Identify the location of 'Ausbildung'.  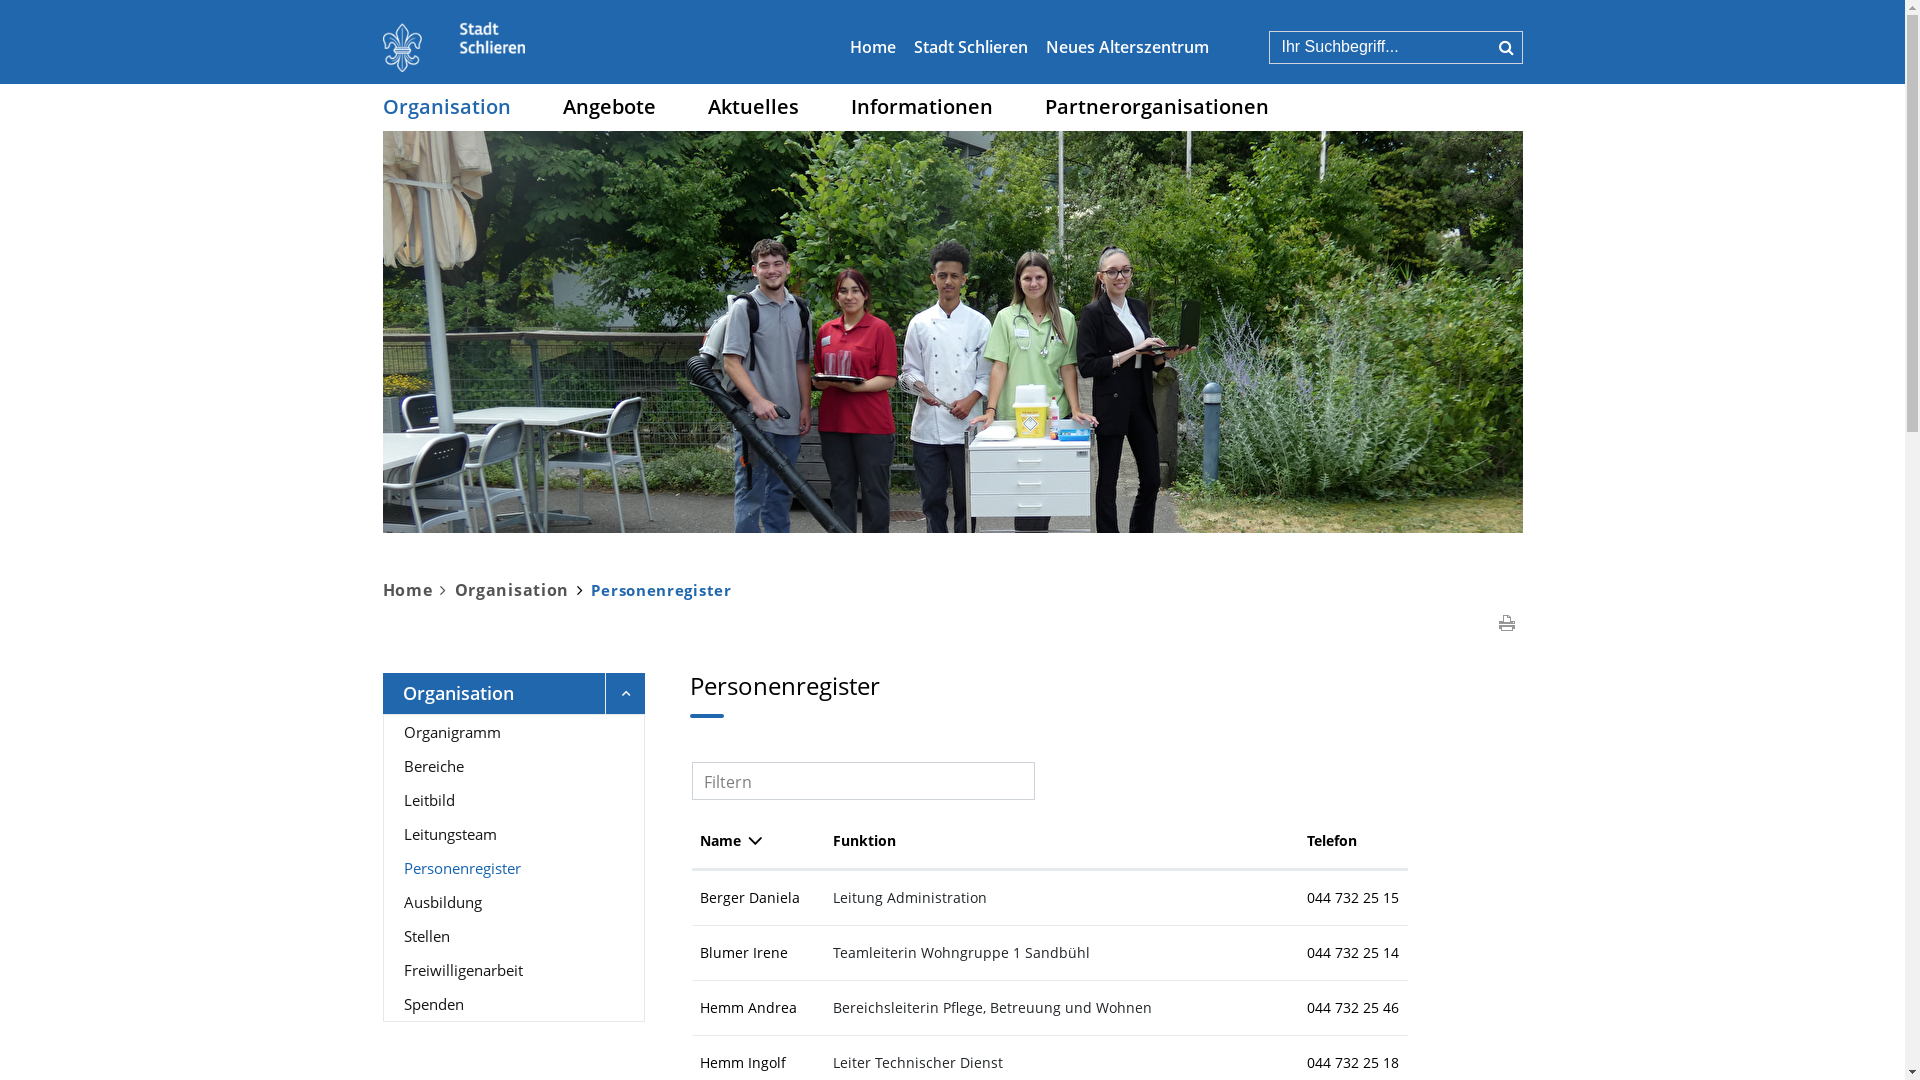
(514, 902).